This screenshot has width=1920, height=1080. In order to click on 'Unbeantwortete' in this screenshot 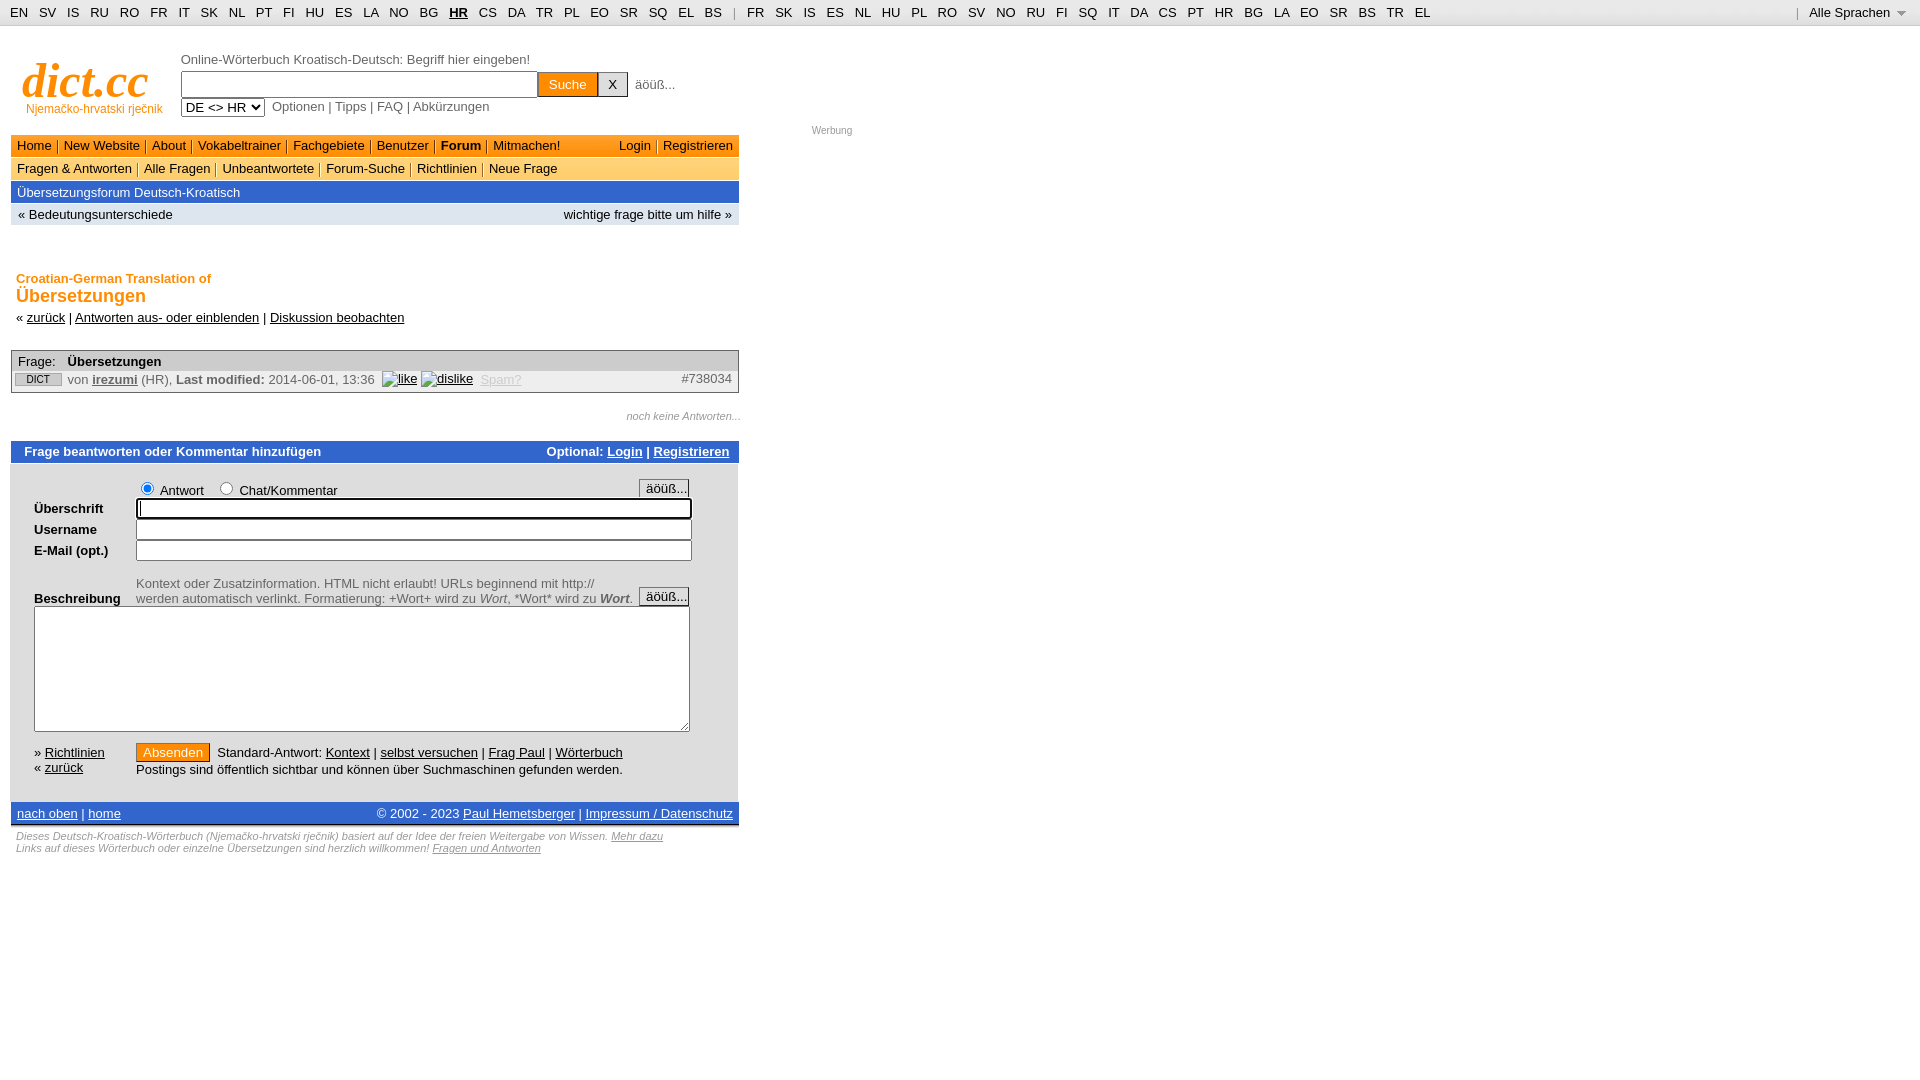, I will do `click(221, 167)`.